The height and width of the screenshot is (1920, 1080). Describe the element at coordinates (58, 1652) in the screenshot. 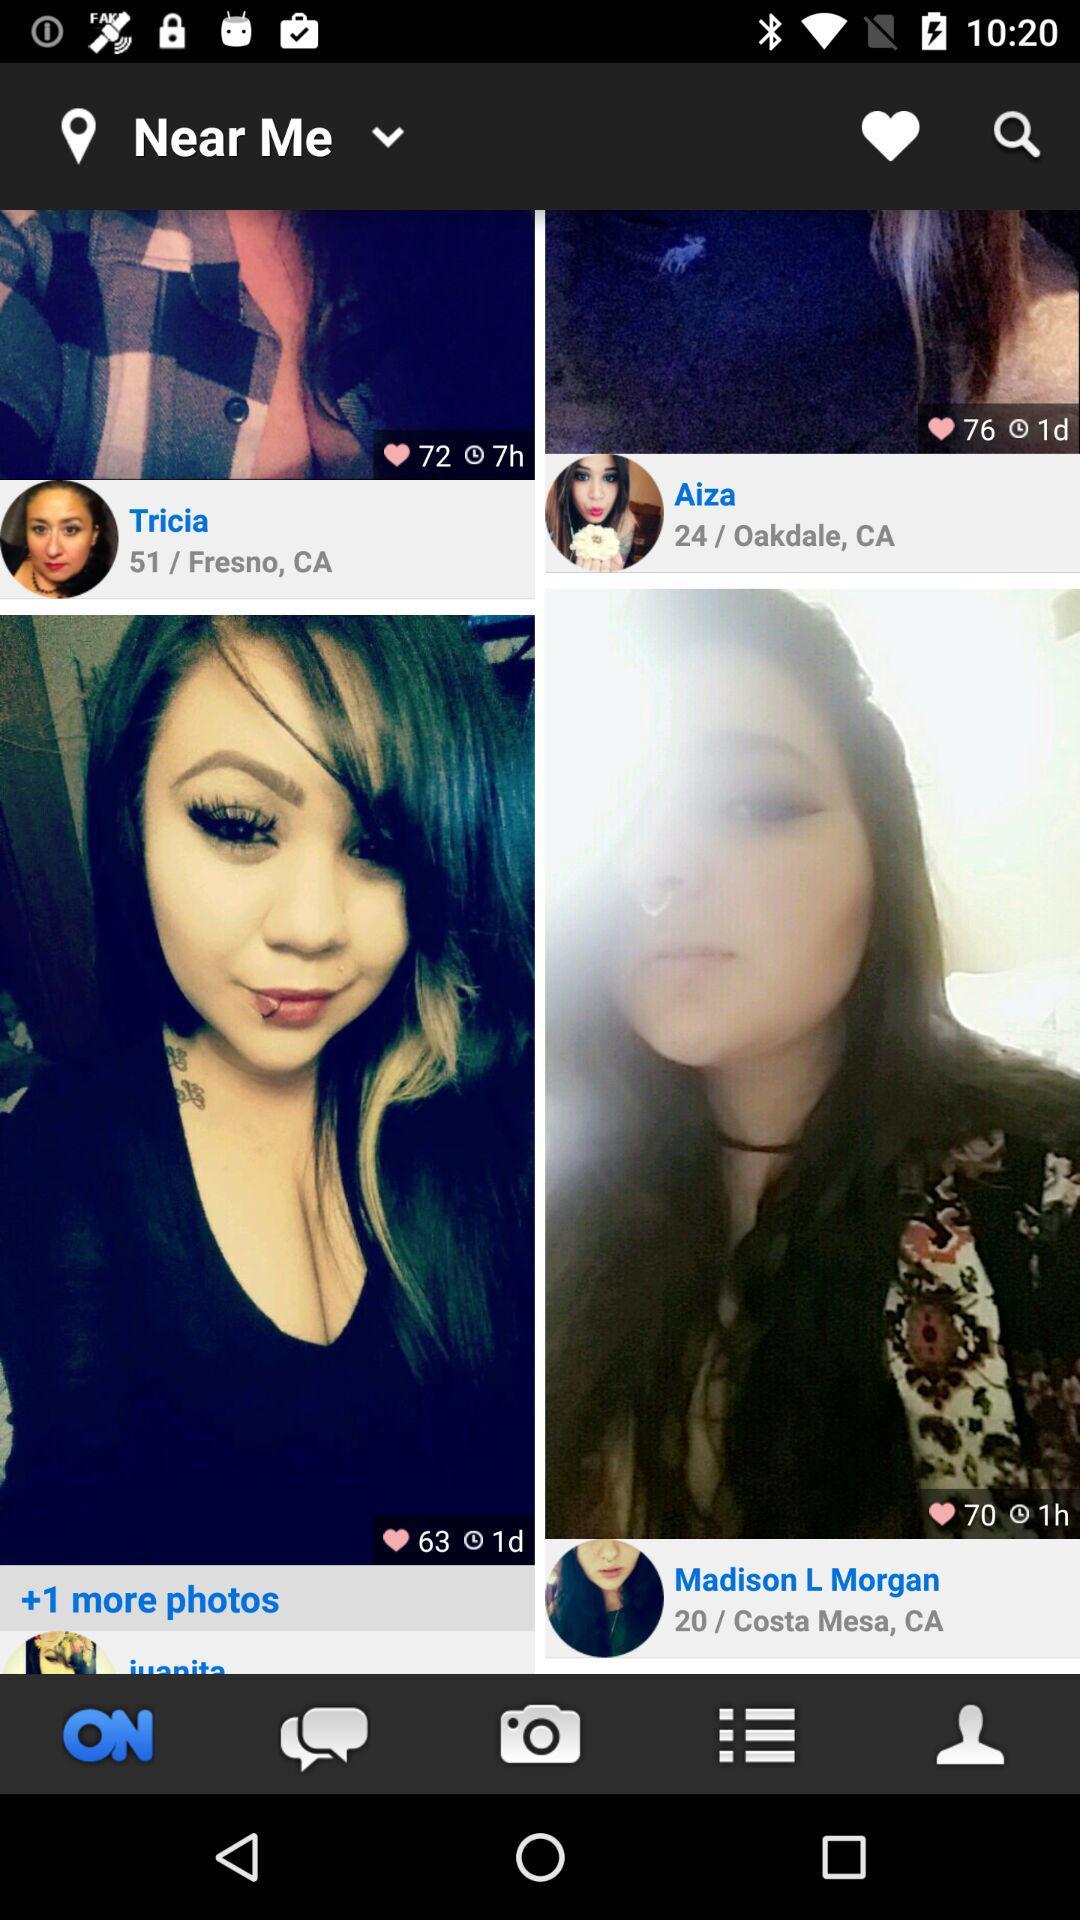

I see `advertisement` at that location.